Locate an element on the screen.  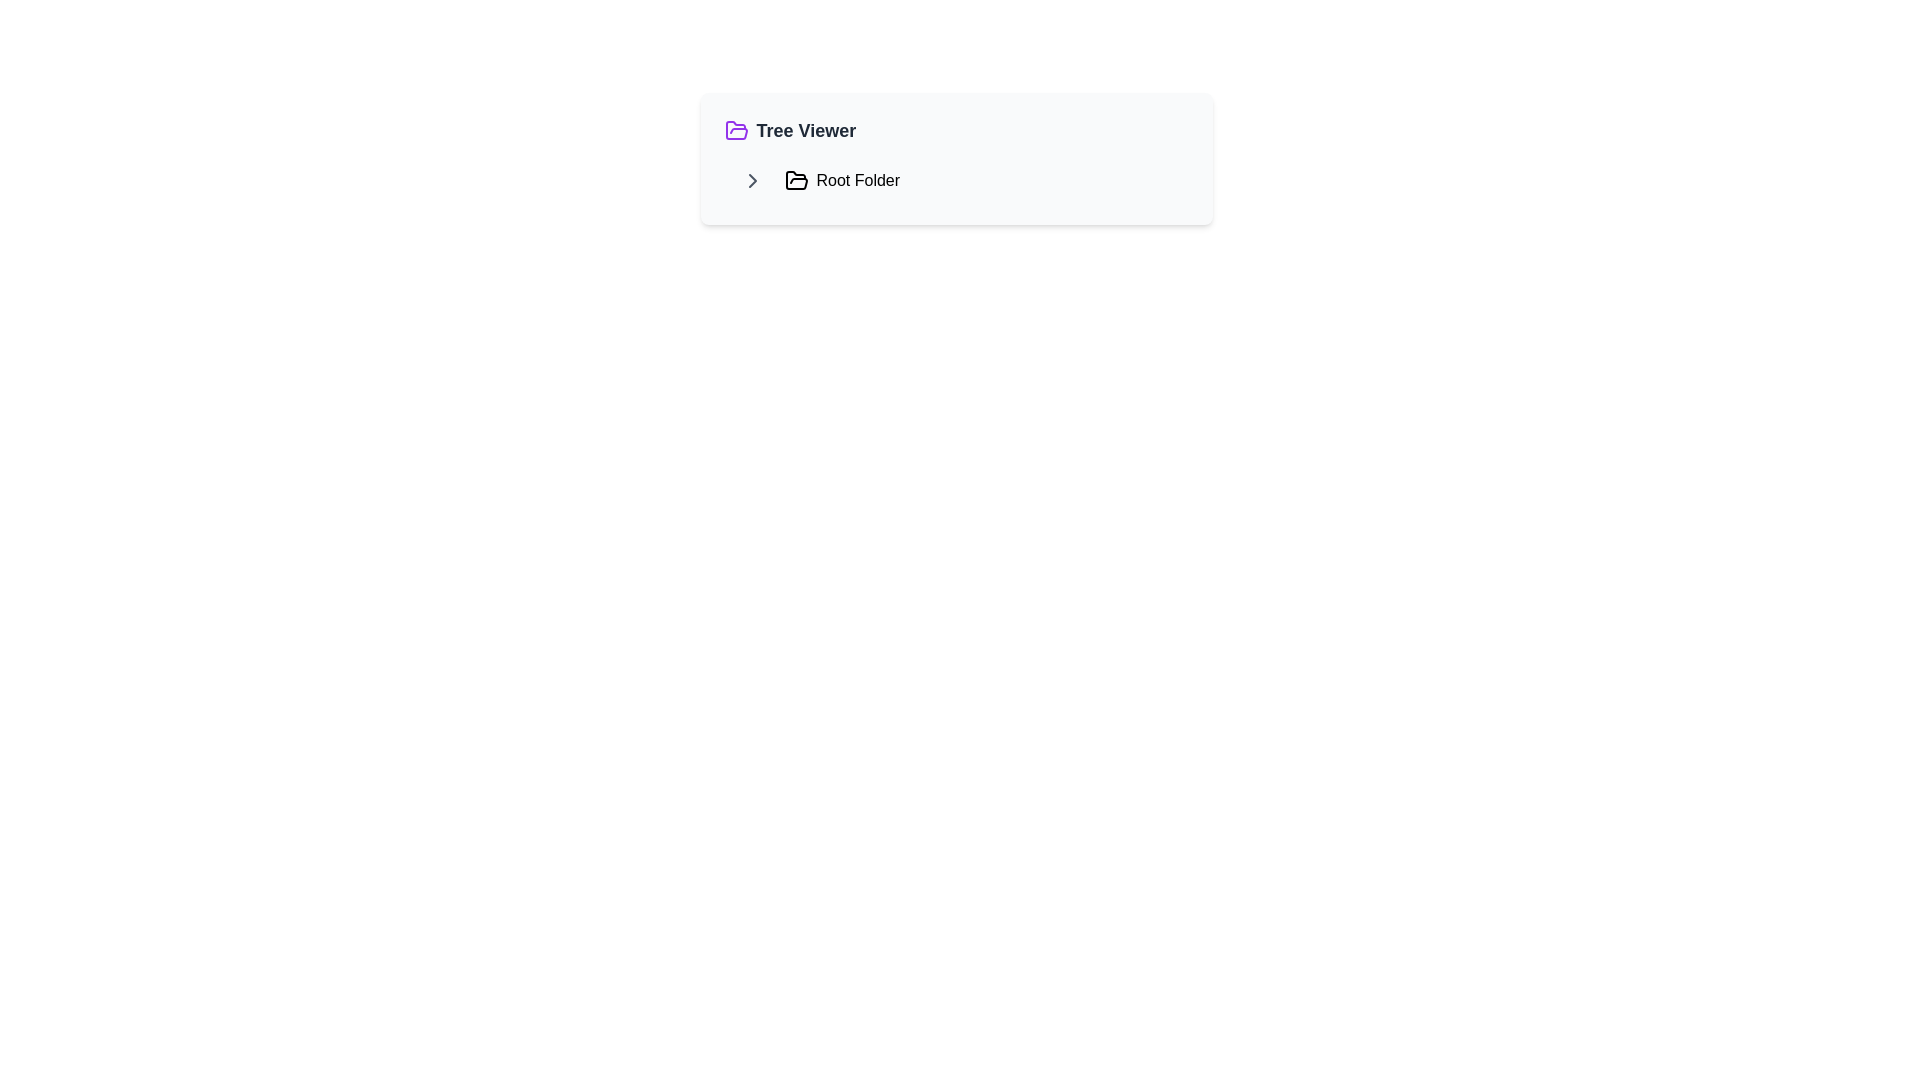
the open folder icon with a purple outline located in the 'Tree Viewer' is located at coordinates (735, 130).